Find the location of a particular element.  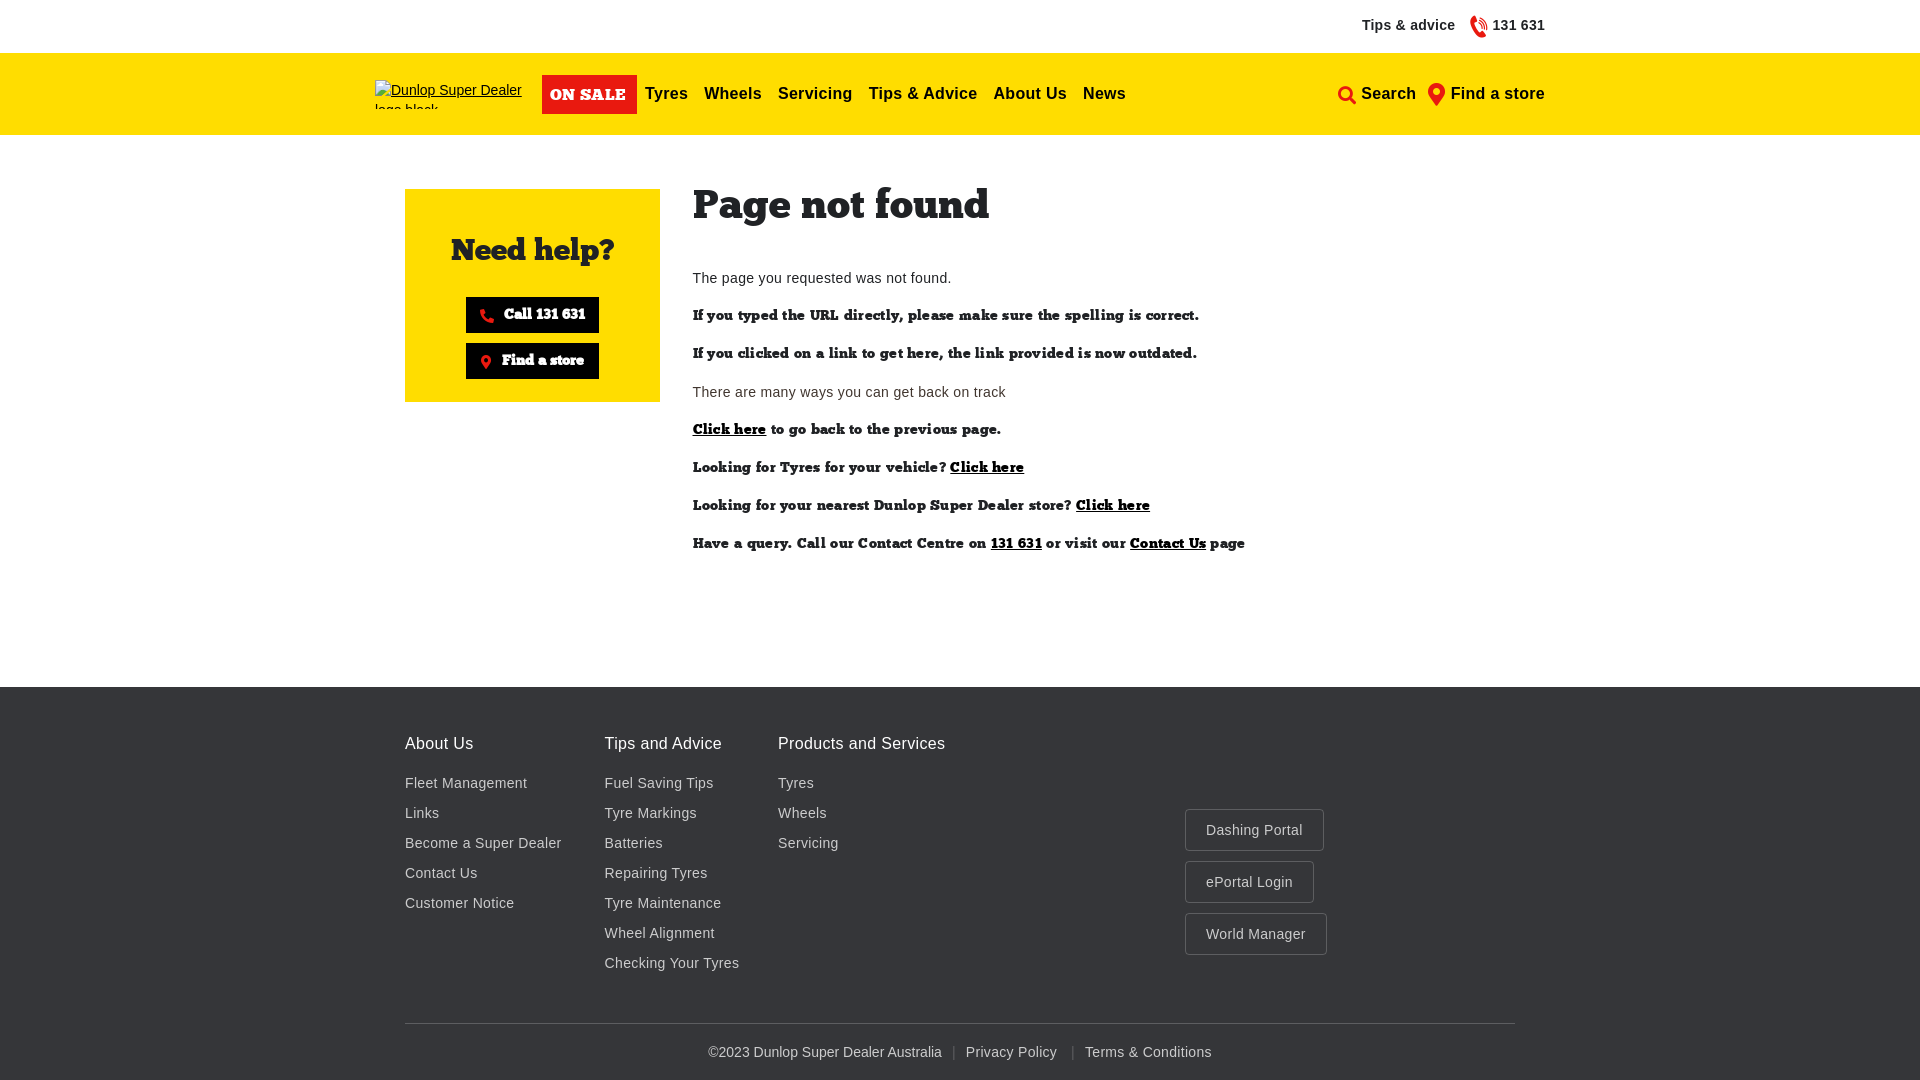

'Click here' is located at coordinates (728, 428).